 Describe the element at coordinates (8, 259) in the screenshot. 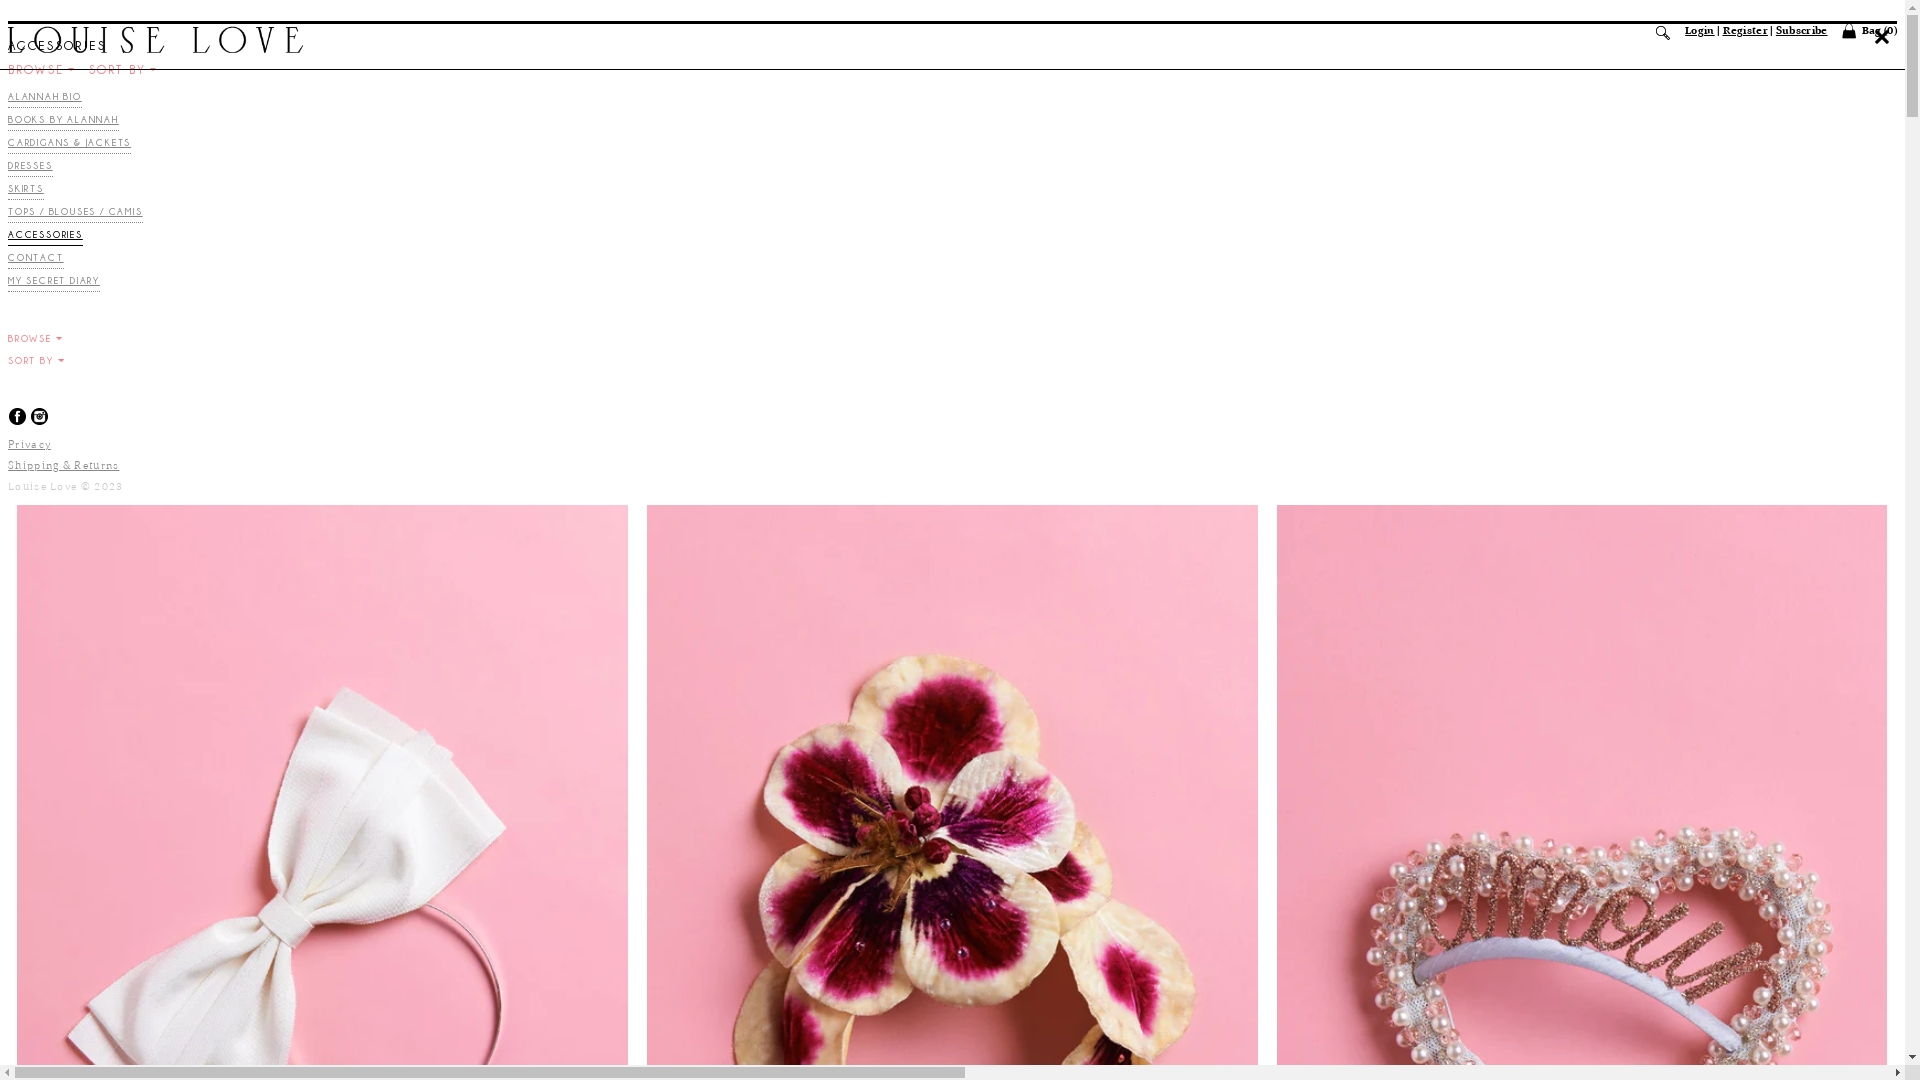

I see `'CONTACT'` at that location.